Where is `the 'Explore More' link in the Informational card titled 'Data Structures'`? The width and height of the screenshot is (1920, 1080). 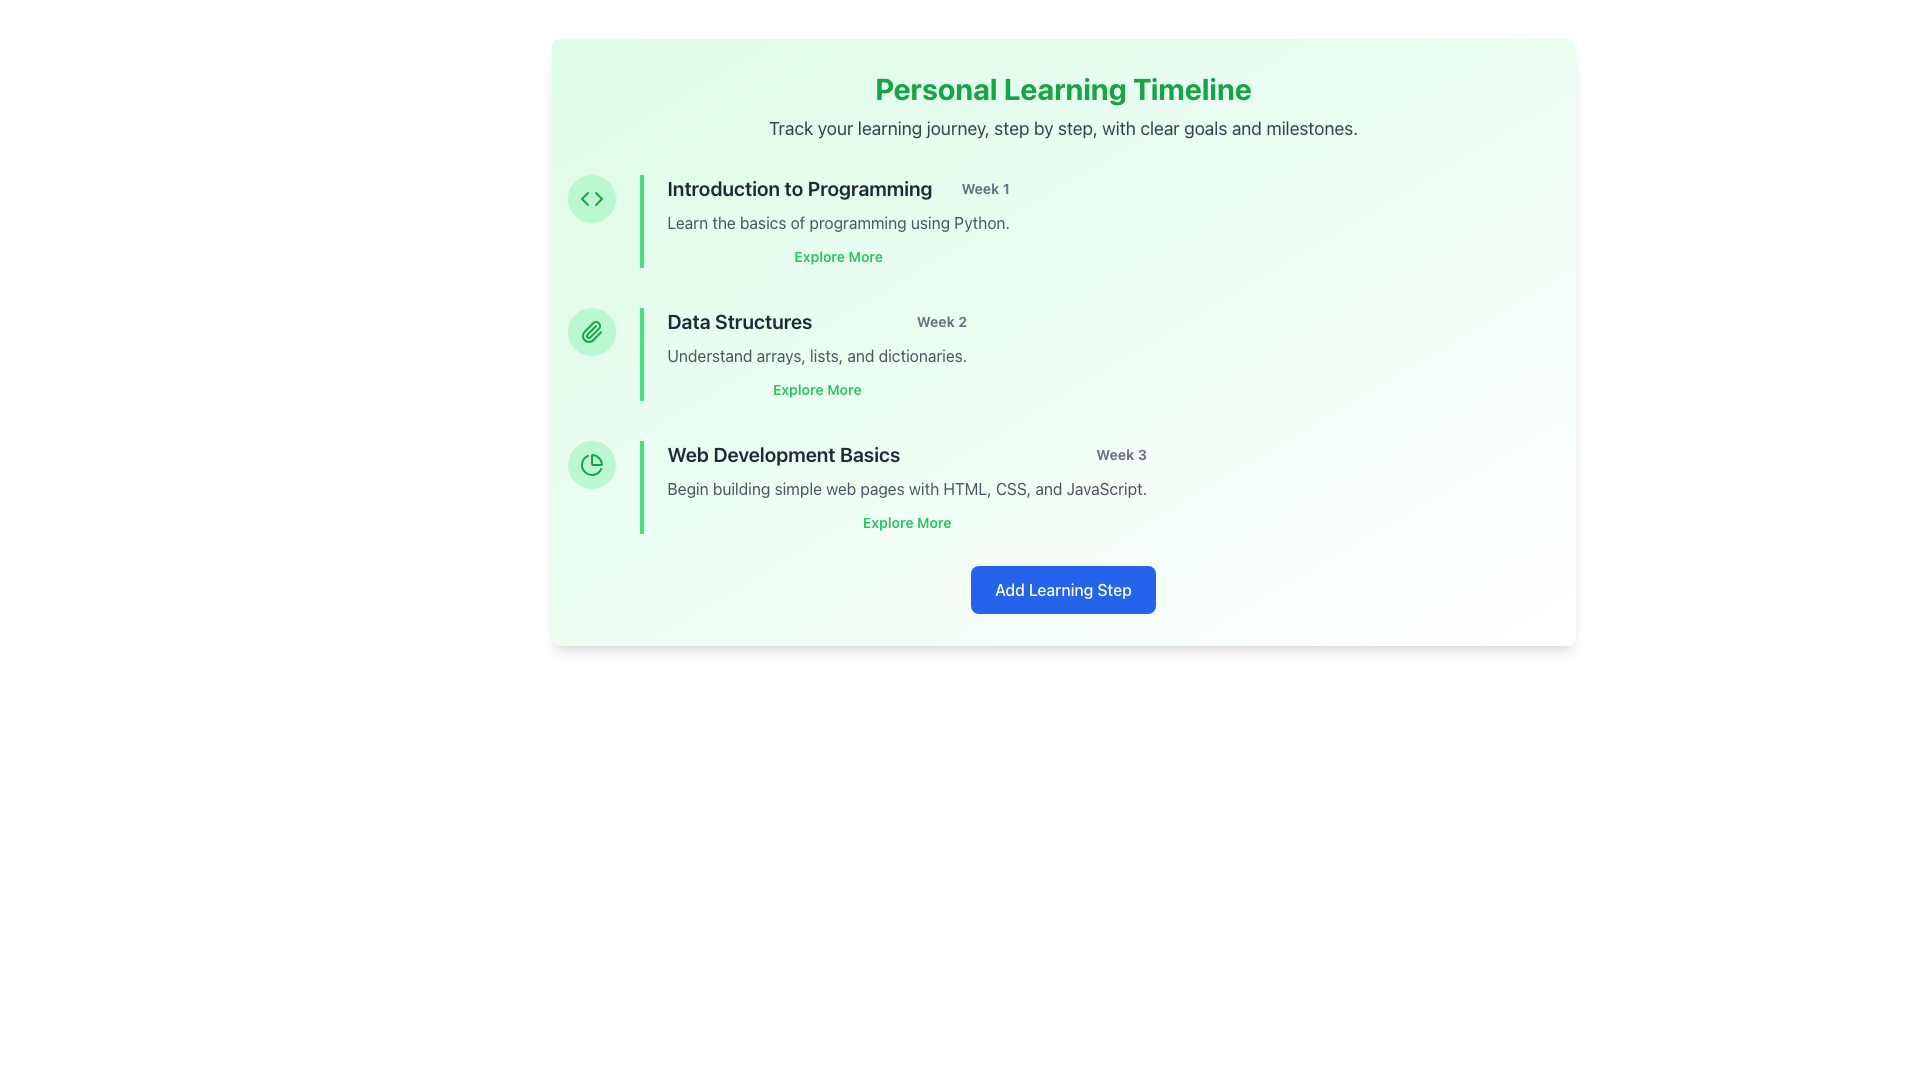 the 'Explore More' link in the Informational card titled 'Data Structures' is located at coordinates (803, 353).